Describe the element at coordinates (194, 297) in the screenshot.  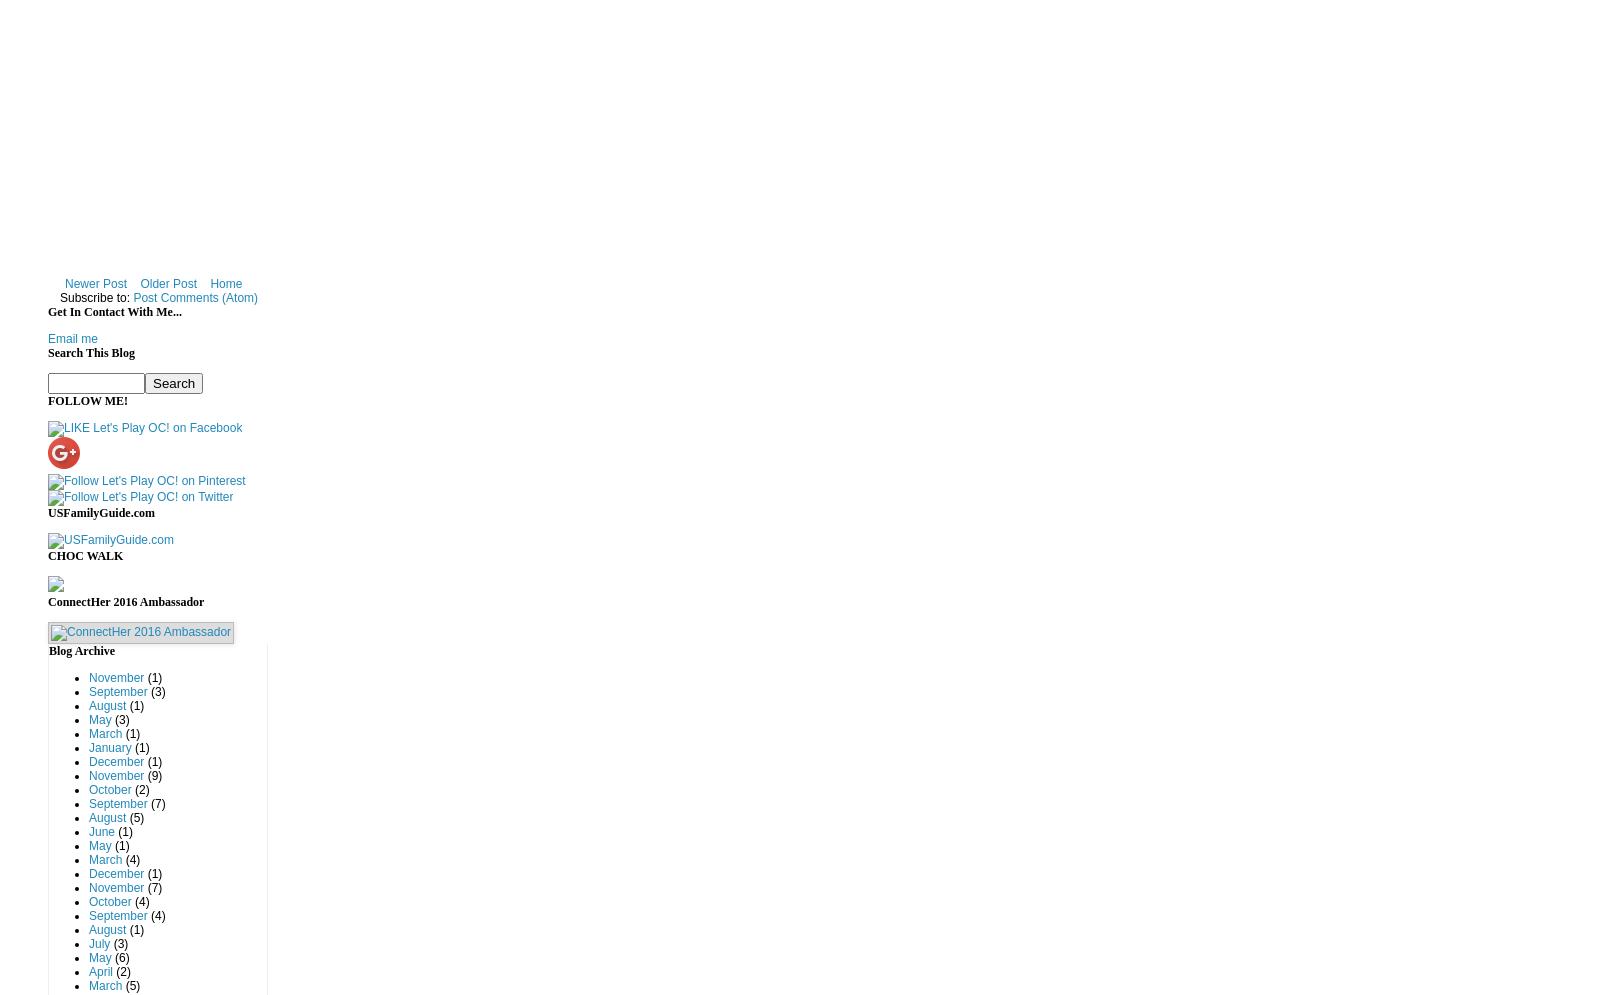
I see `'Post Comments (Atom)'` at that location.